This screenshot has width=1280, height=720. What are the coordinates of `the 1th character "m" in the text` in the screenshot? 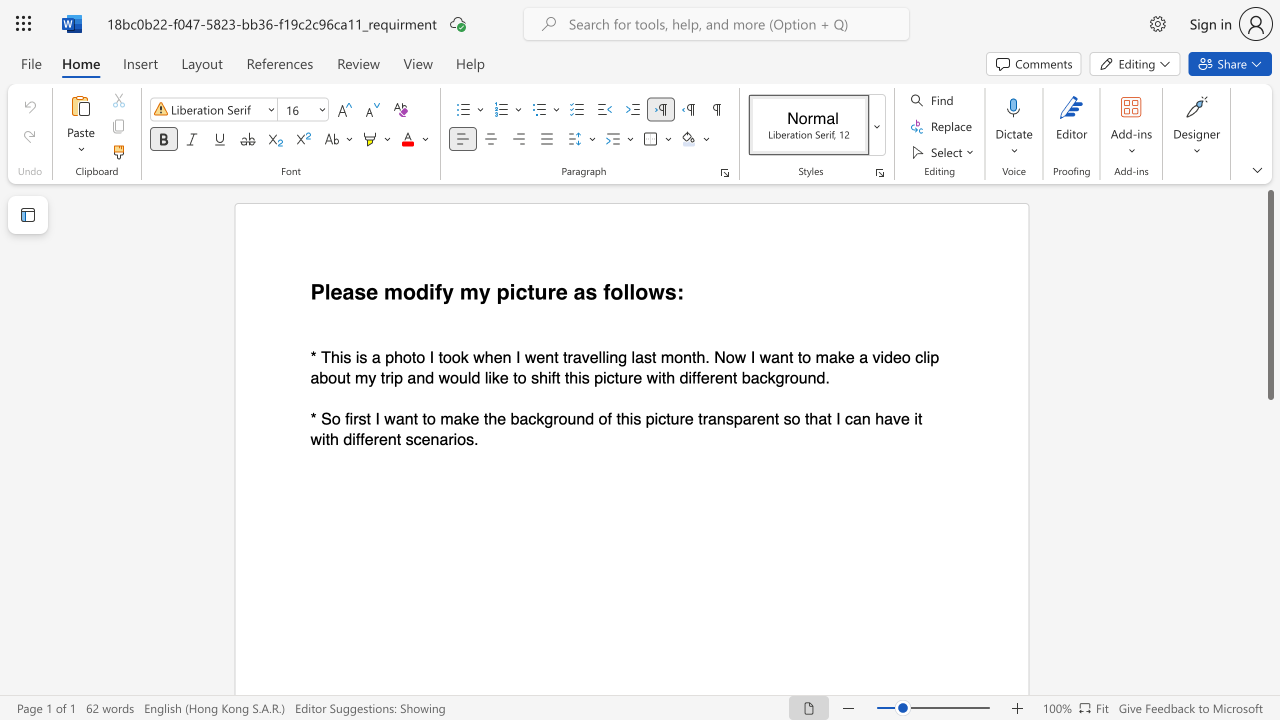 It's located at (667, 356).